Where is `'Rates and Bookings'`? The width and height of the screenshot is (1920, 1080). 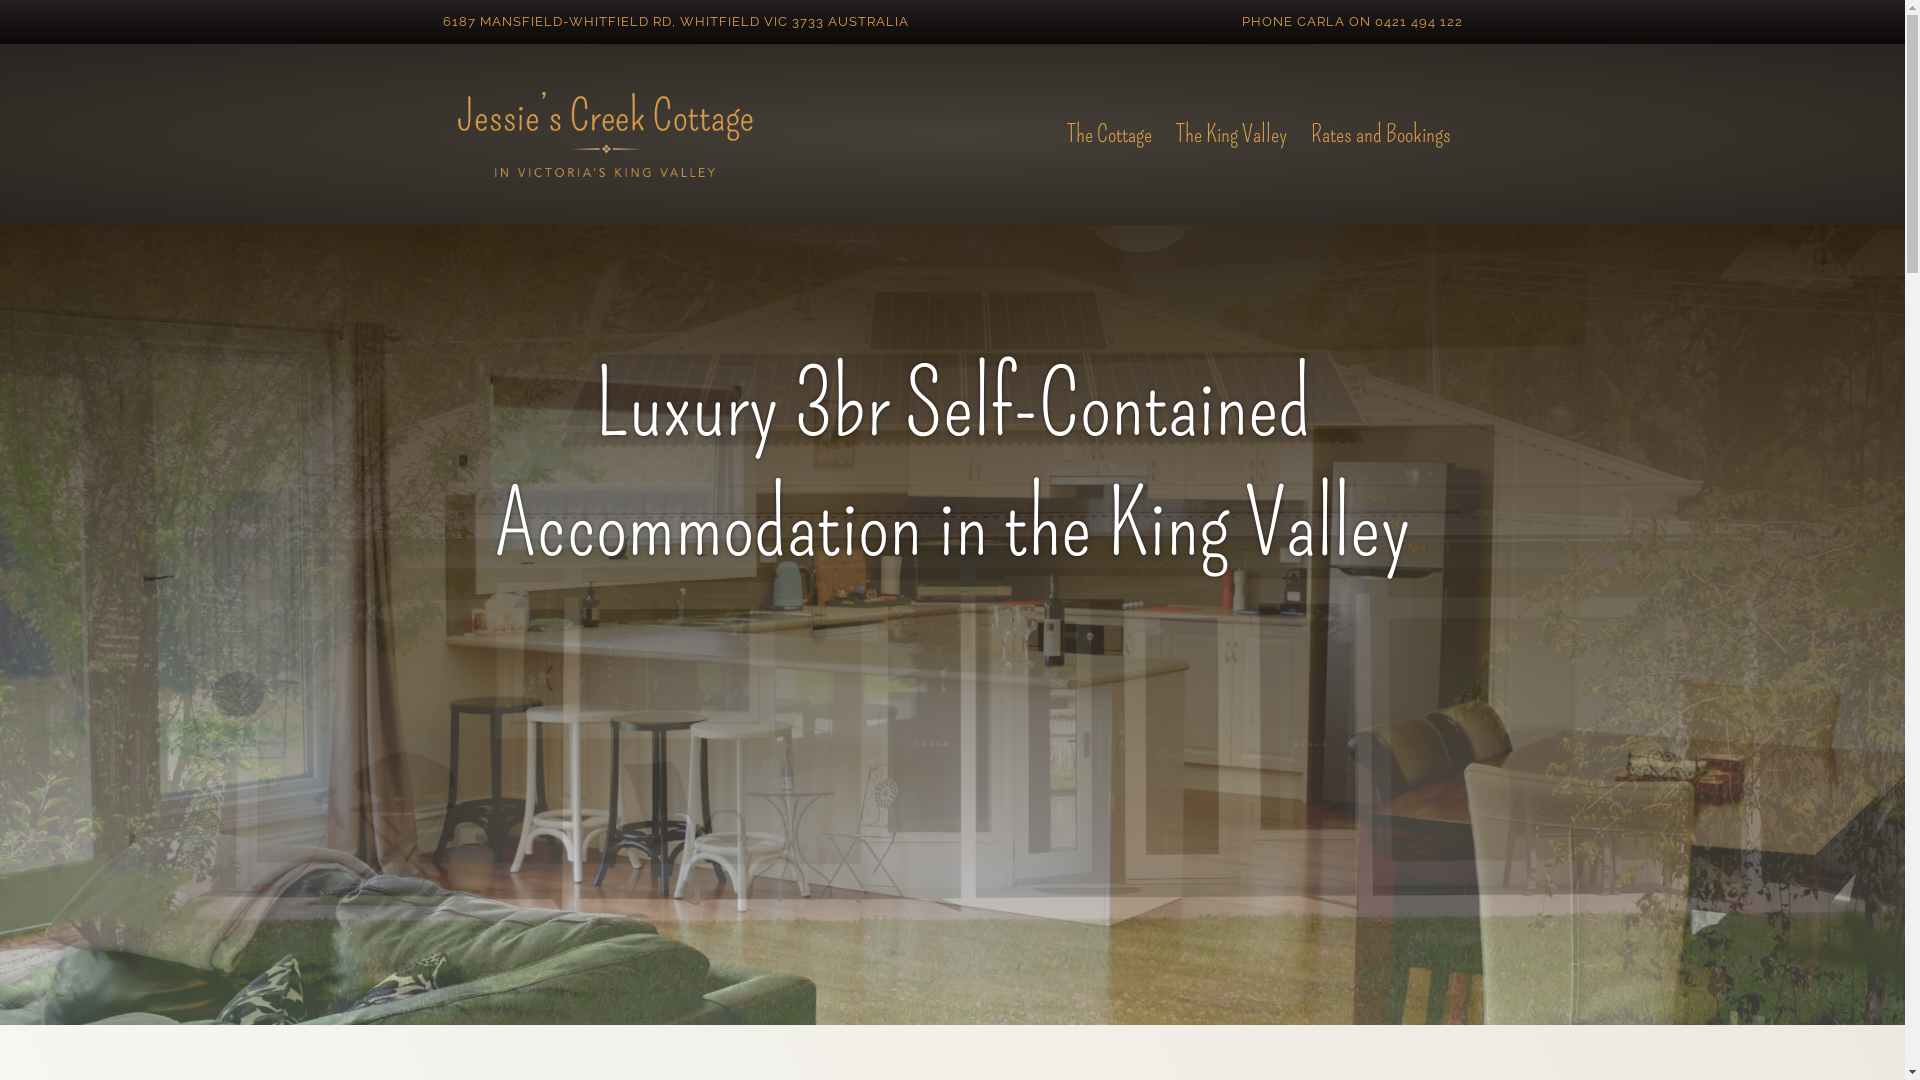
'Rates and Bookings' is located at coordinates (1297, 135).